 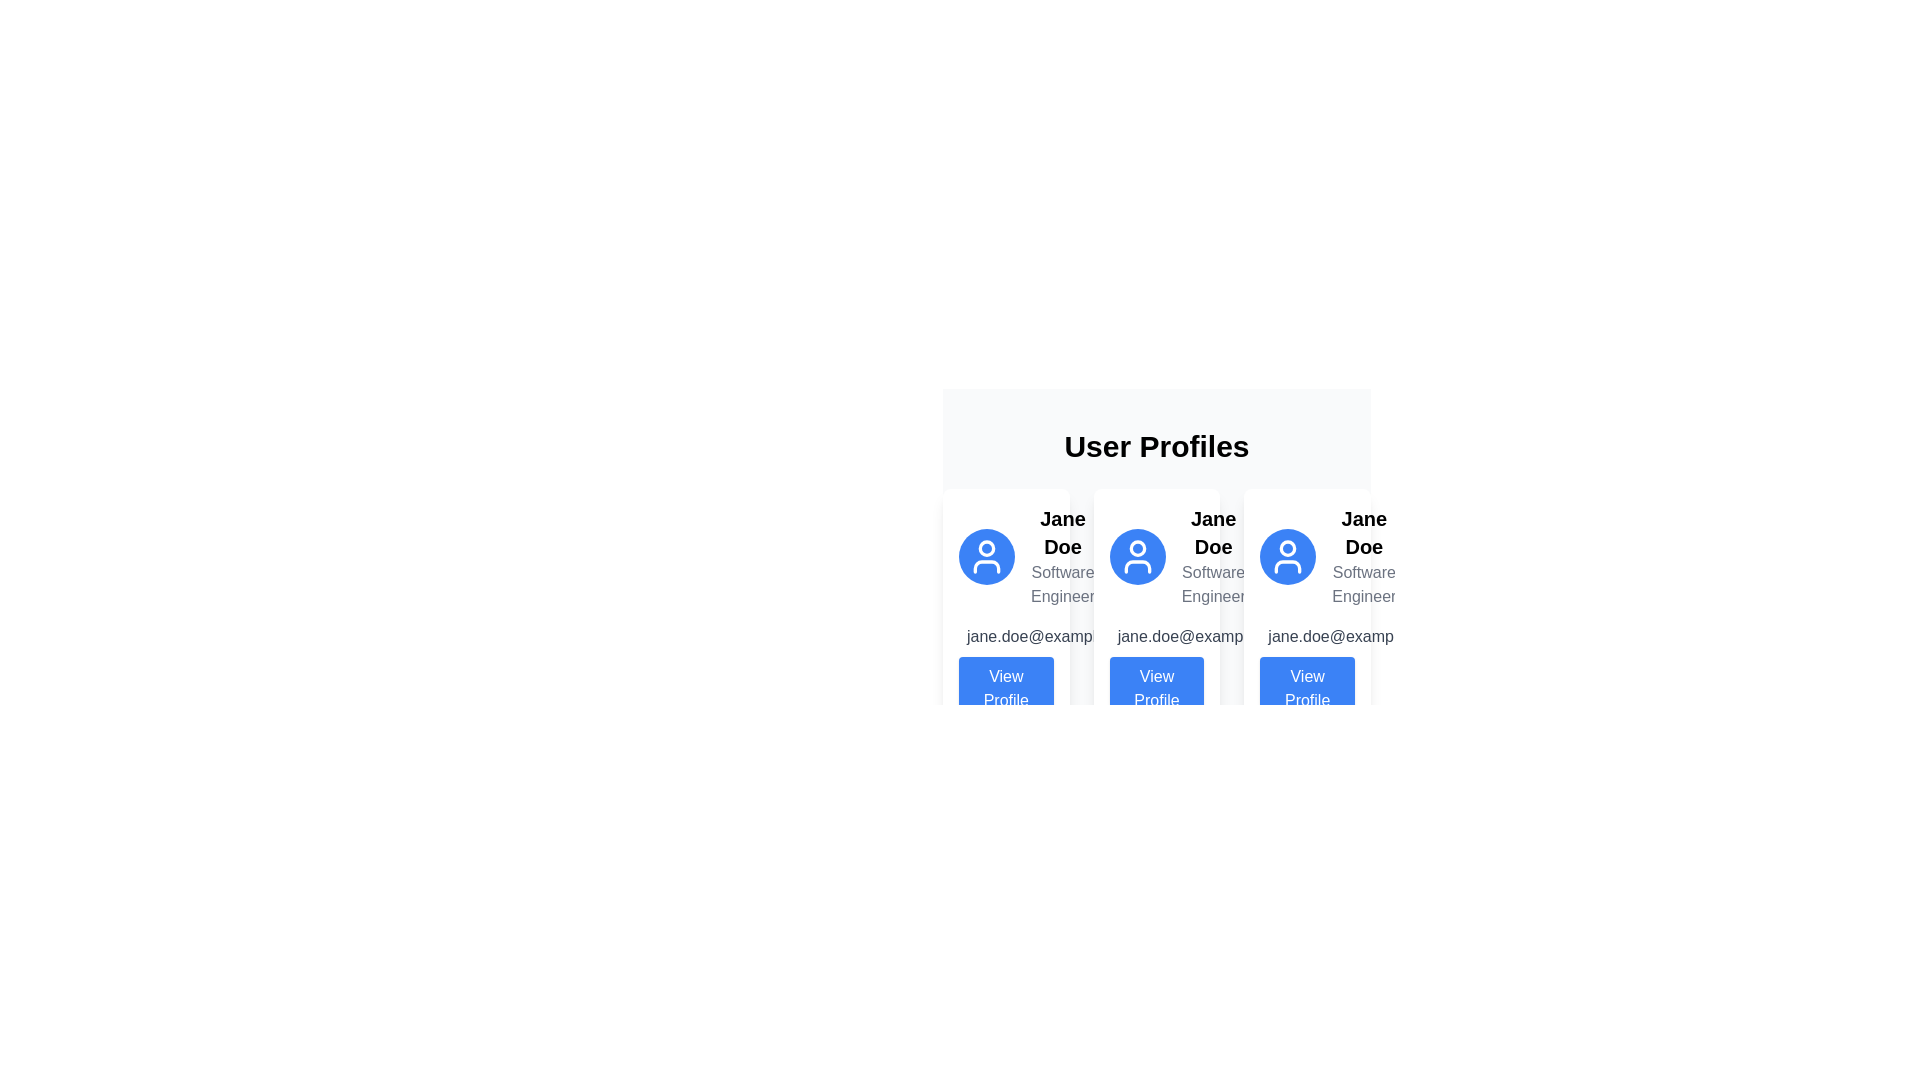 What do you see at coordinates (1062, 585) in the screenshot?
I see `the text label indicating the professional designation of the individual in the user profile, which is located below the name 'Jane Doe' and horizontally centered within the profile frame` at bounding box center [1062, 585].